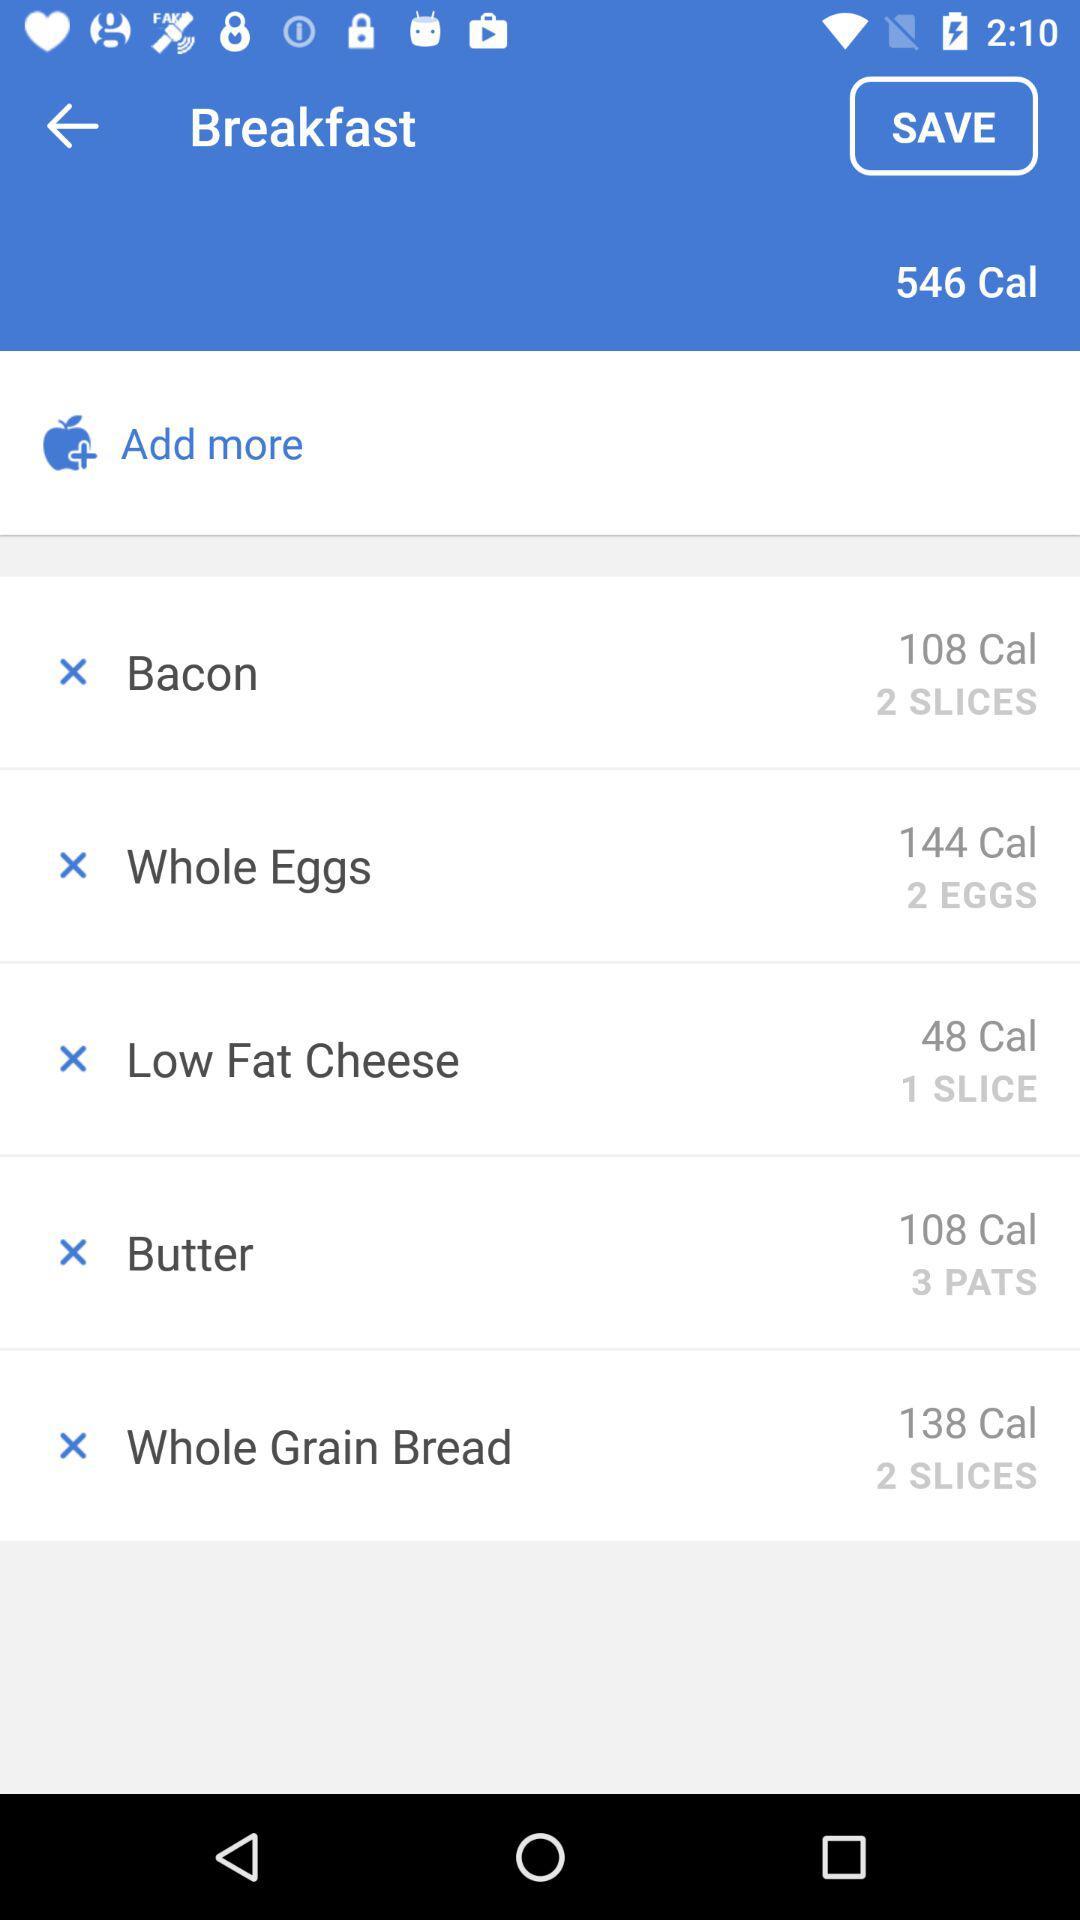  I want to click on the whole grain bread item, so click(499, 1445).